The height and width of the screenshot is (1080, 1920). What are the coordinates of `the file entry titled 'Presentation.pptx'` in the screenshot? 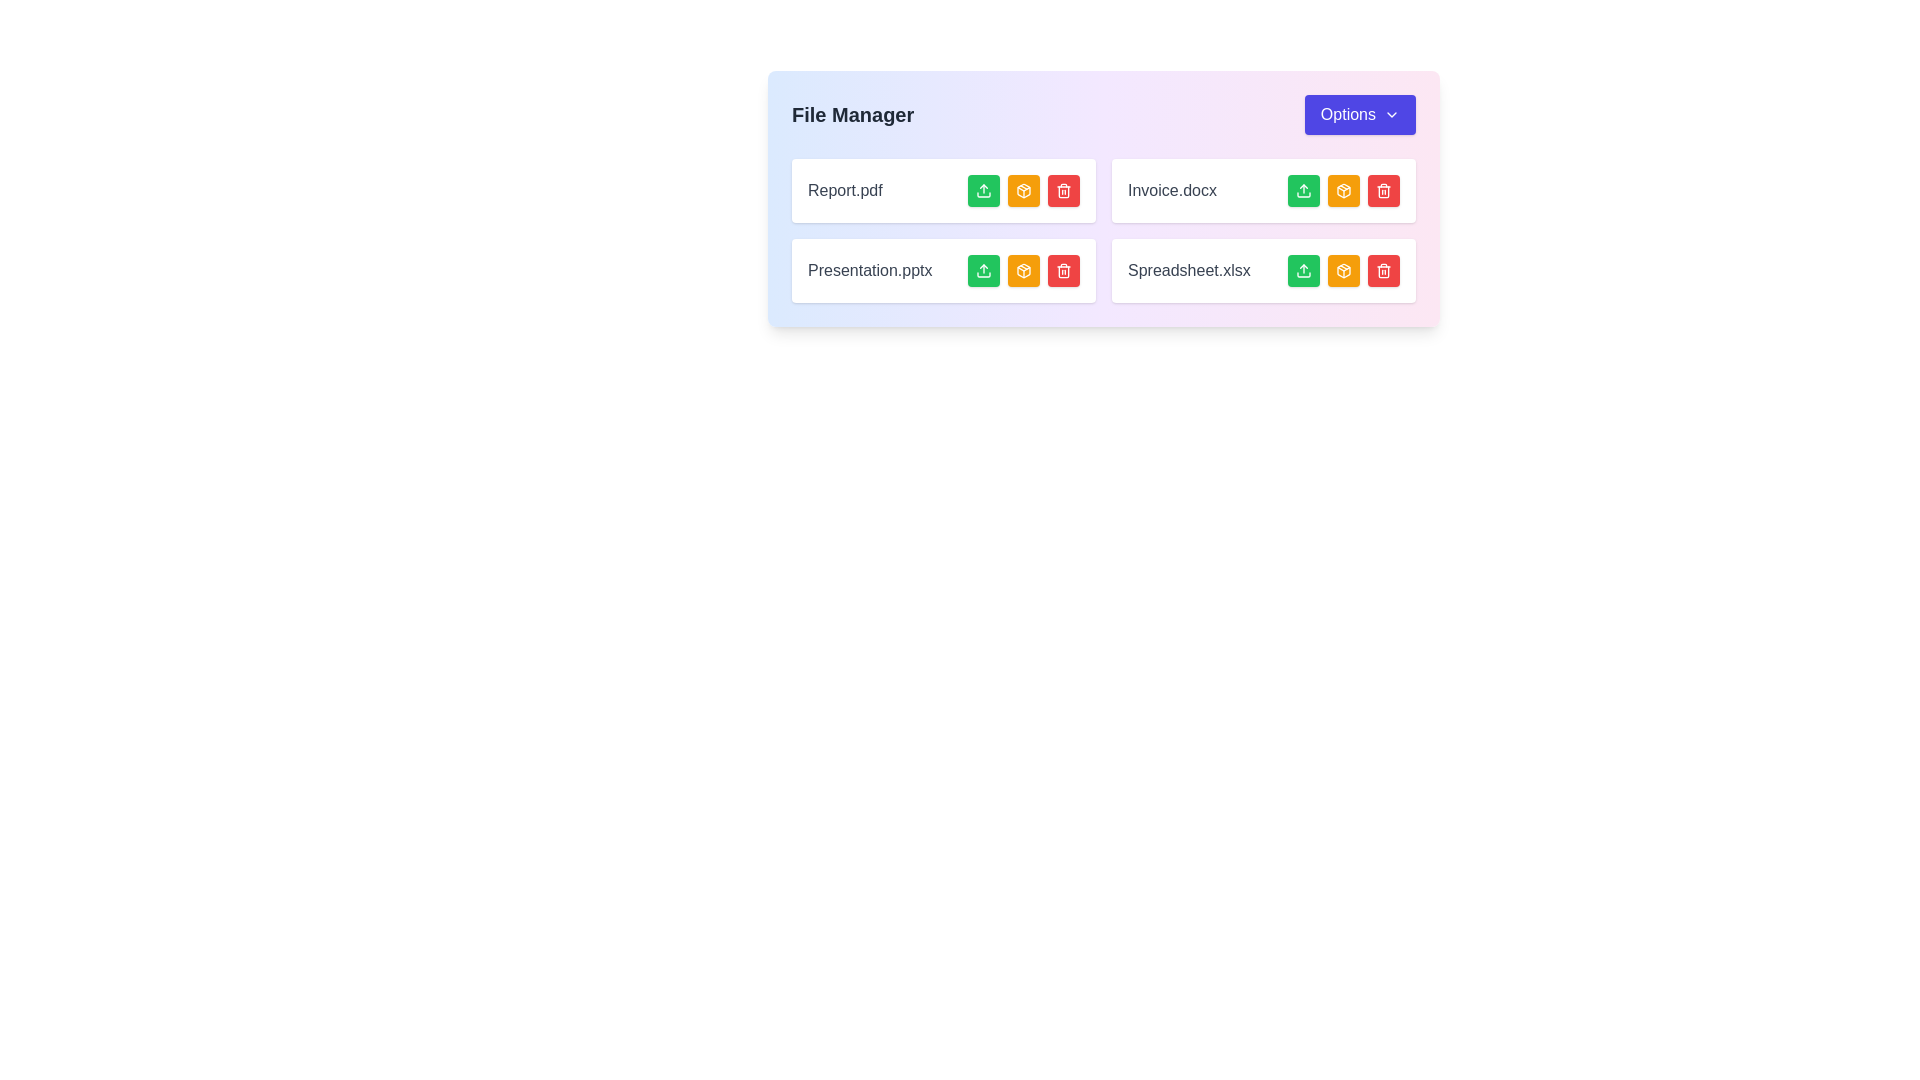 It's located at (943, 270).